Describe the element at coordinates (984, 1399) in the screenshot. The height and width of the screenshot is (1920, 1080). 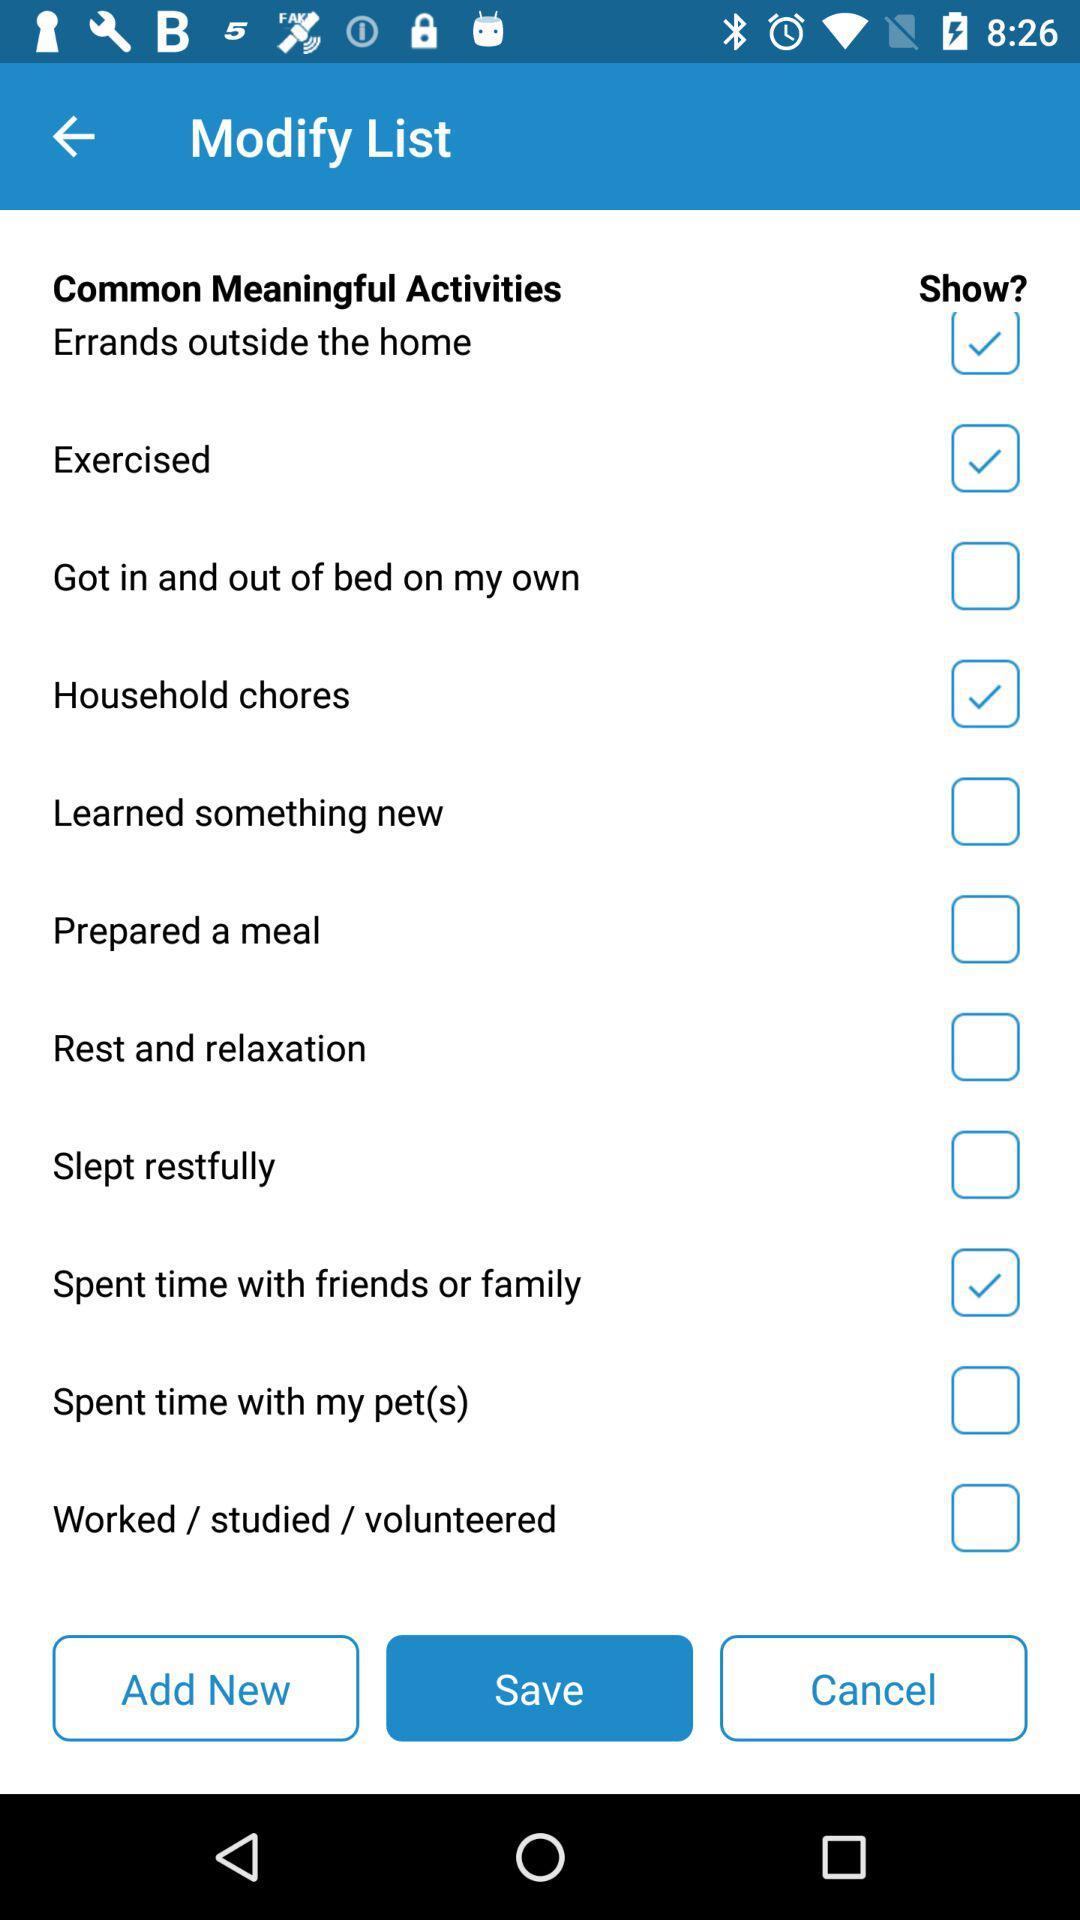
I see `check/uncheck box to show/hide activity` at that location.